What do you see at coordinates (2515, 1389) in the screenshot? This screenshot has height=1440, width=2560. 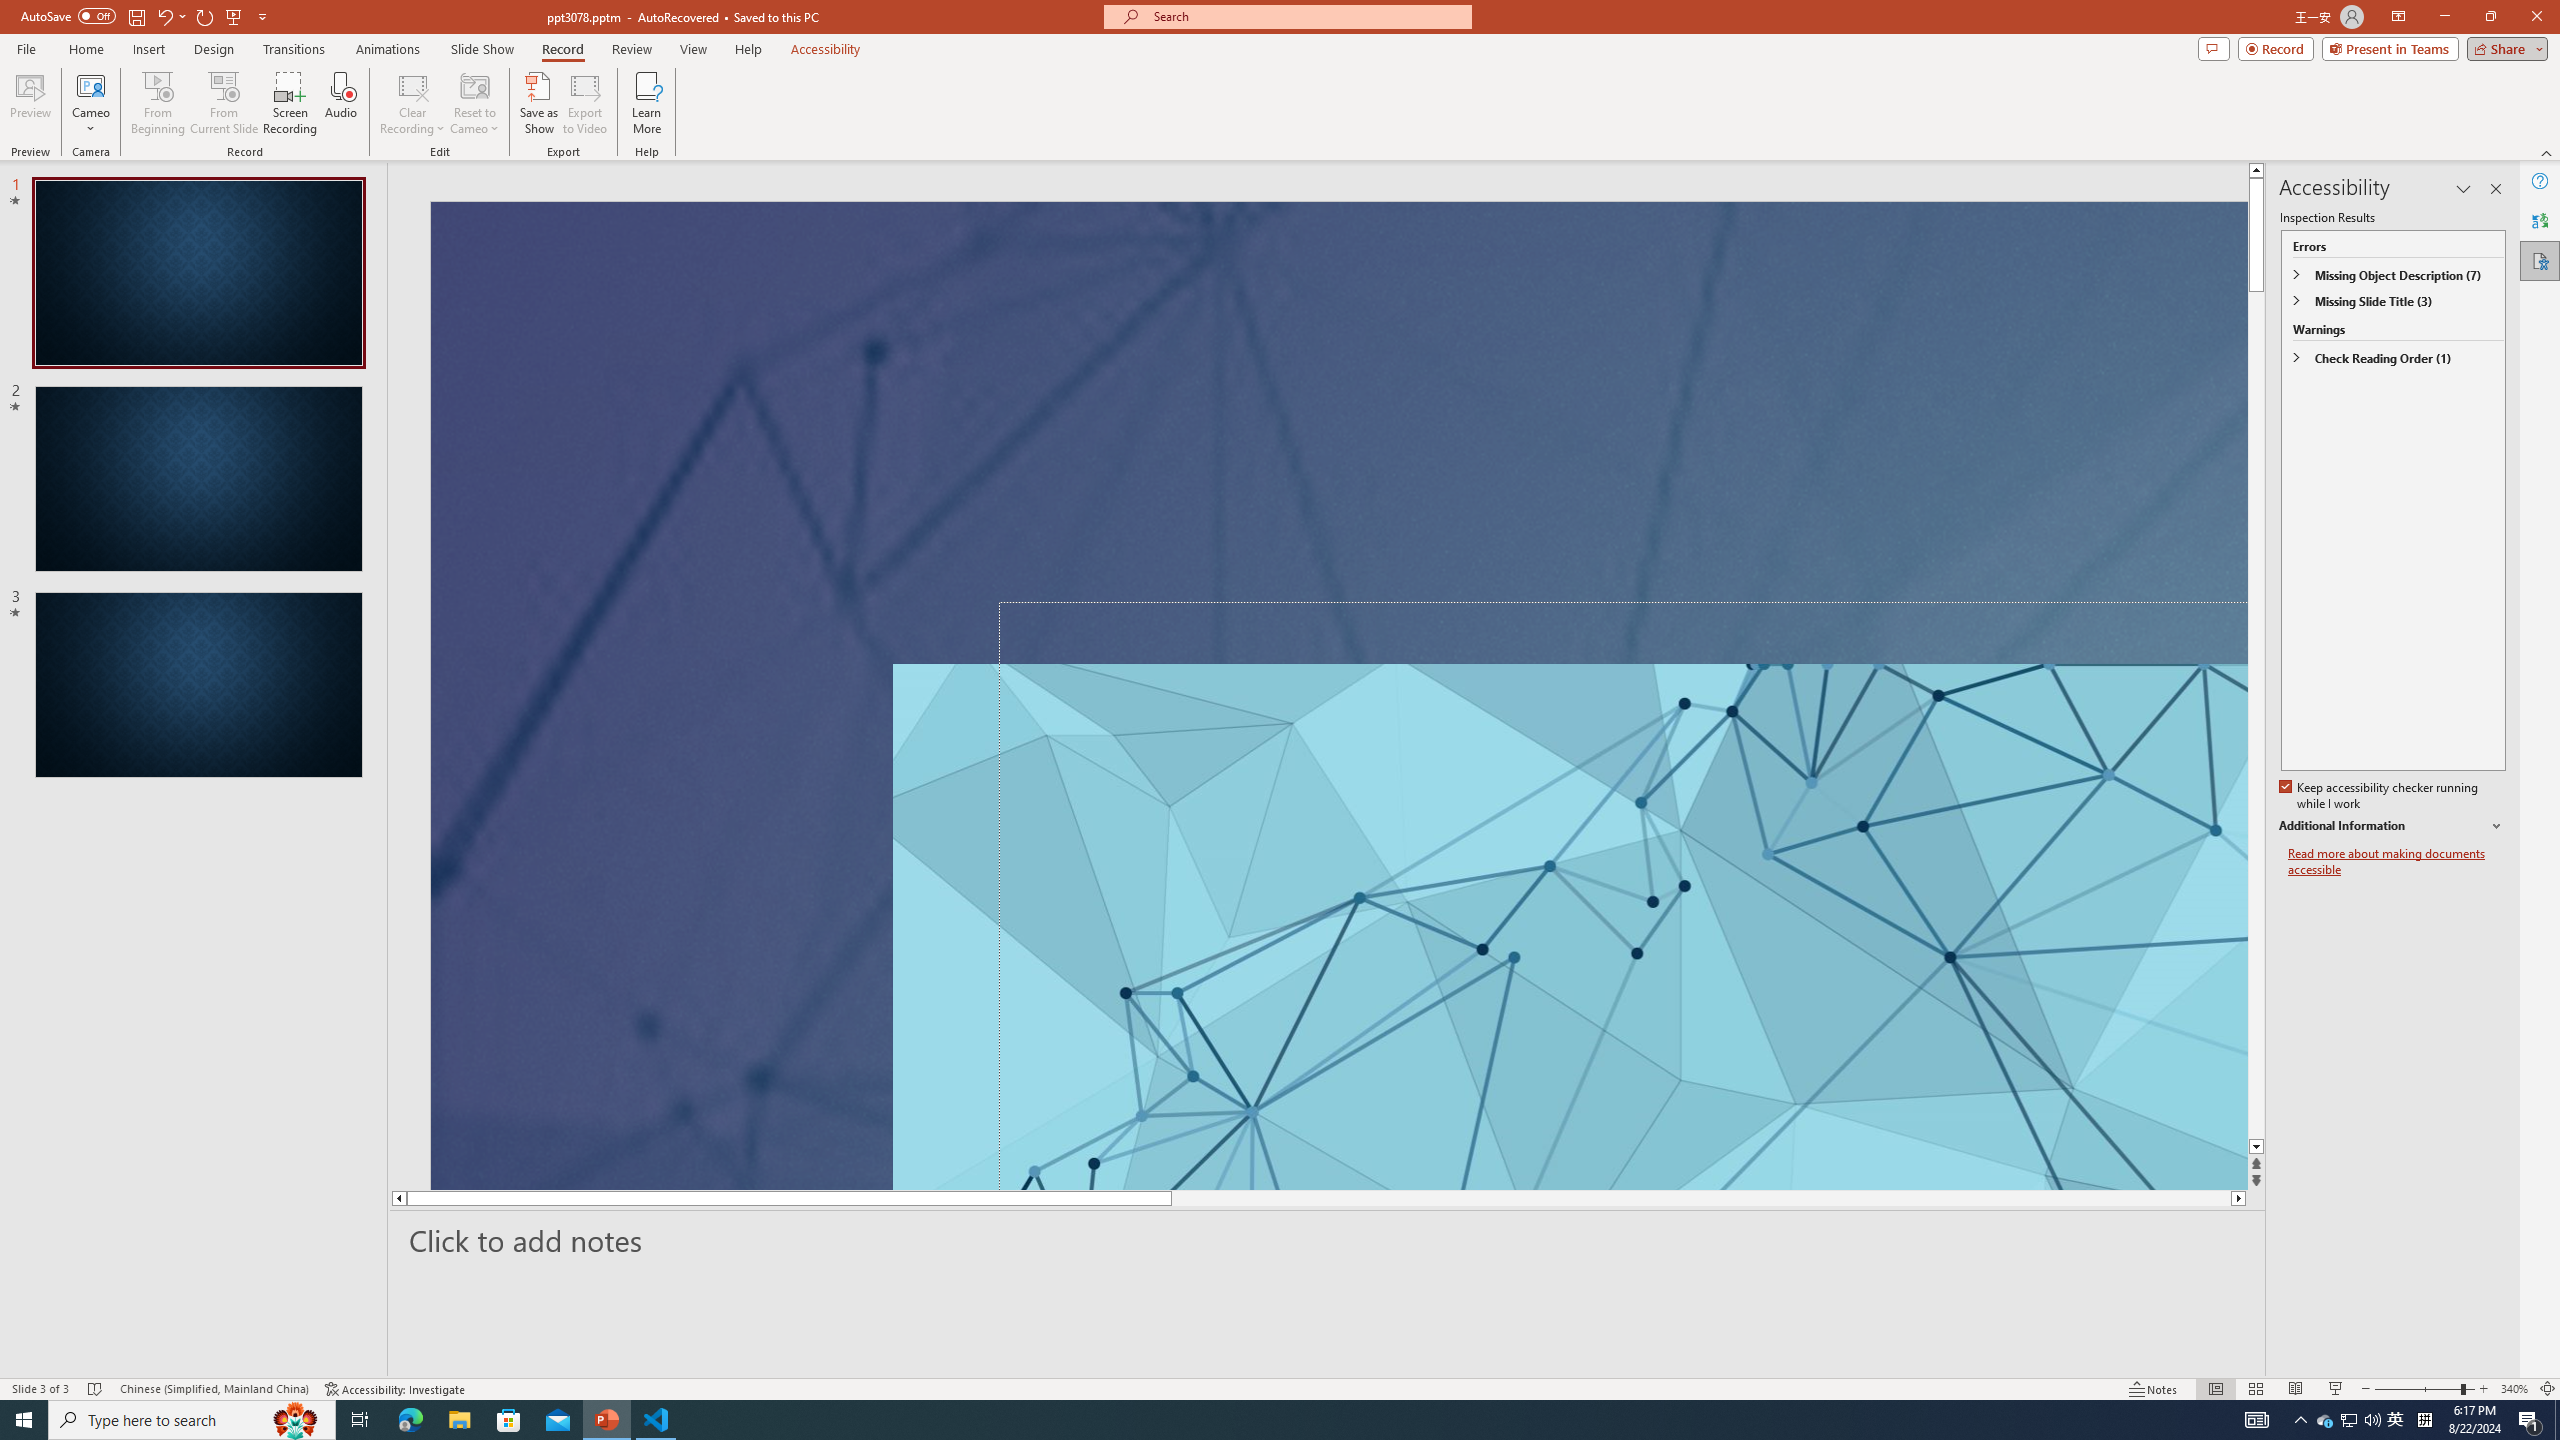 I see `'Zoom 340%'` at bounding box center [2515, 1389].